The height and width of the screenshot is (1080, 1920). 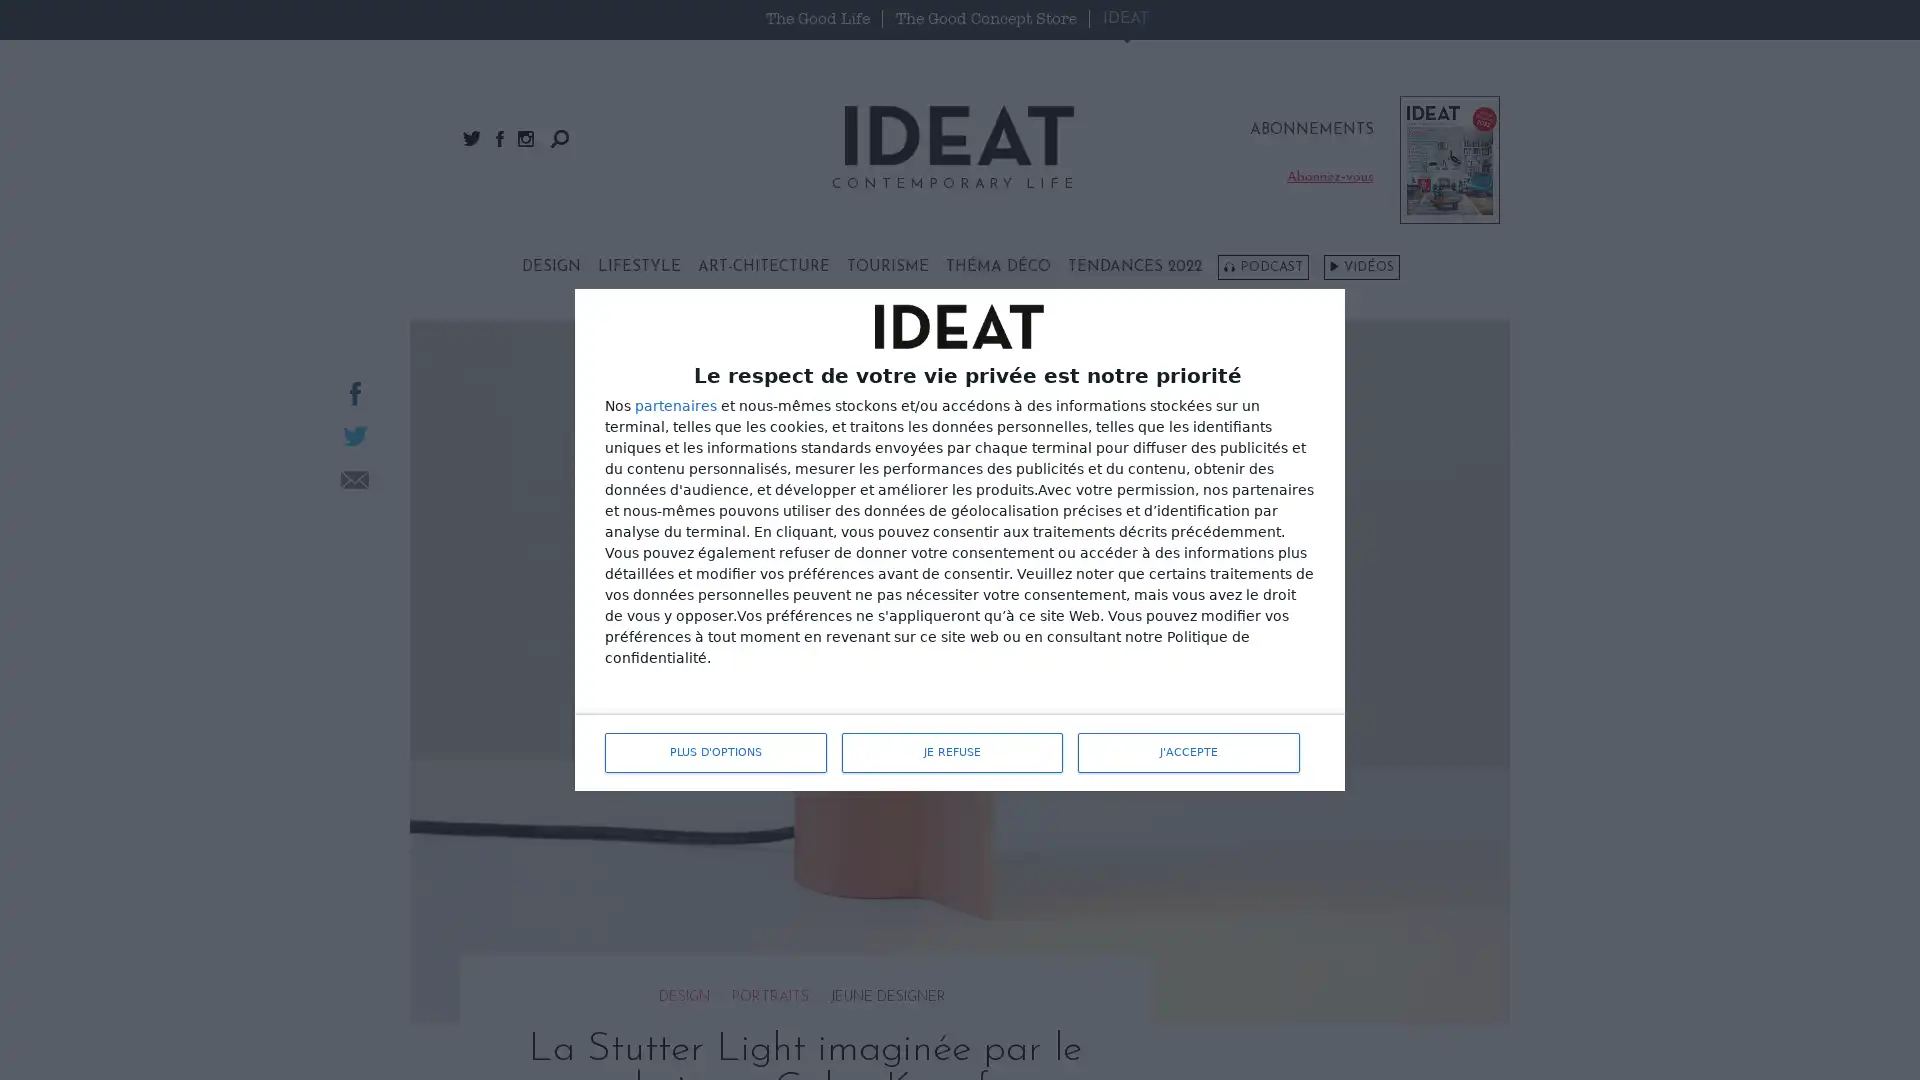 I want to click on JE REFUSE, so click(x=950, y=752).